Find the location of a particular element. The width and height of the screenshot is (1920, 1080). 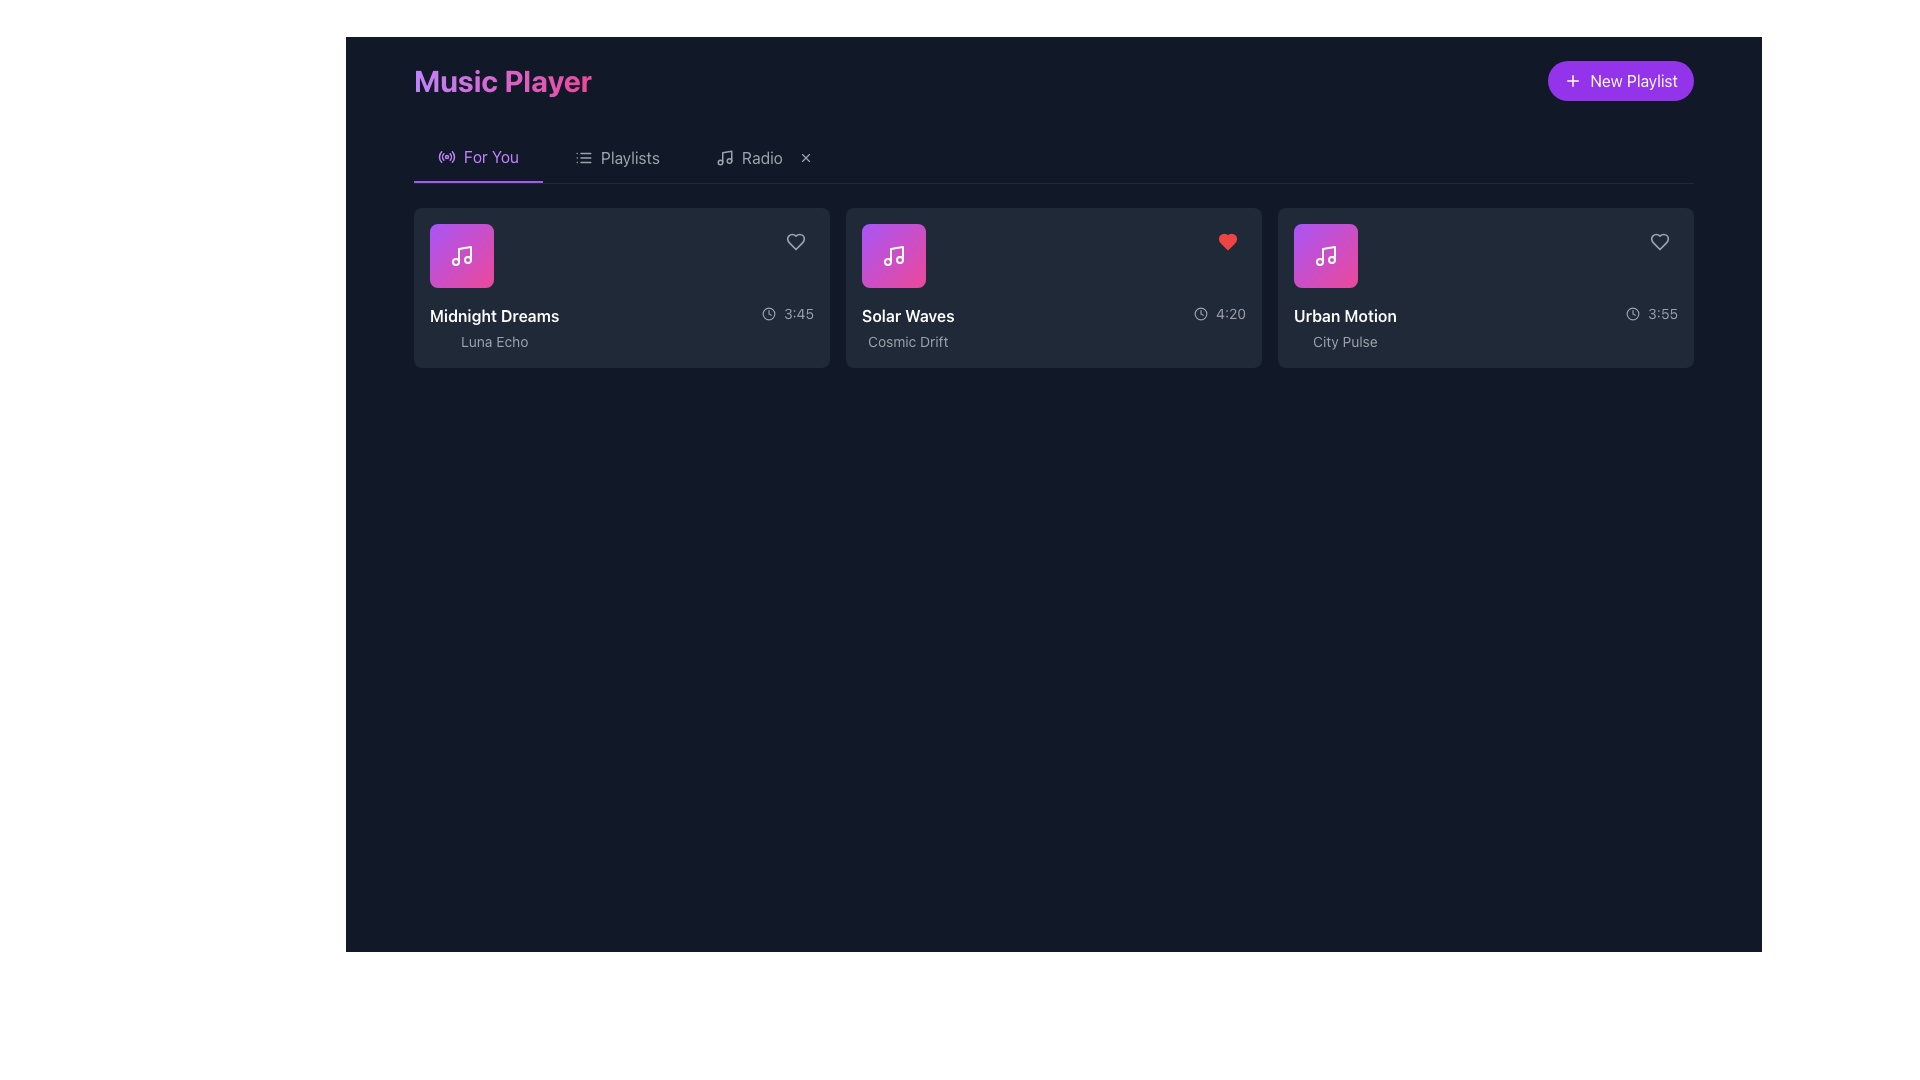

the red cross close button located to the right of the 'Radio' text in the top navigation bar is located at coordinates (805, 157).